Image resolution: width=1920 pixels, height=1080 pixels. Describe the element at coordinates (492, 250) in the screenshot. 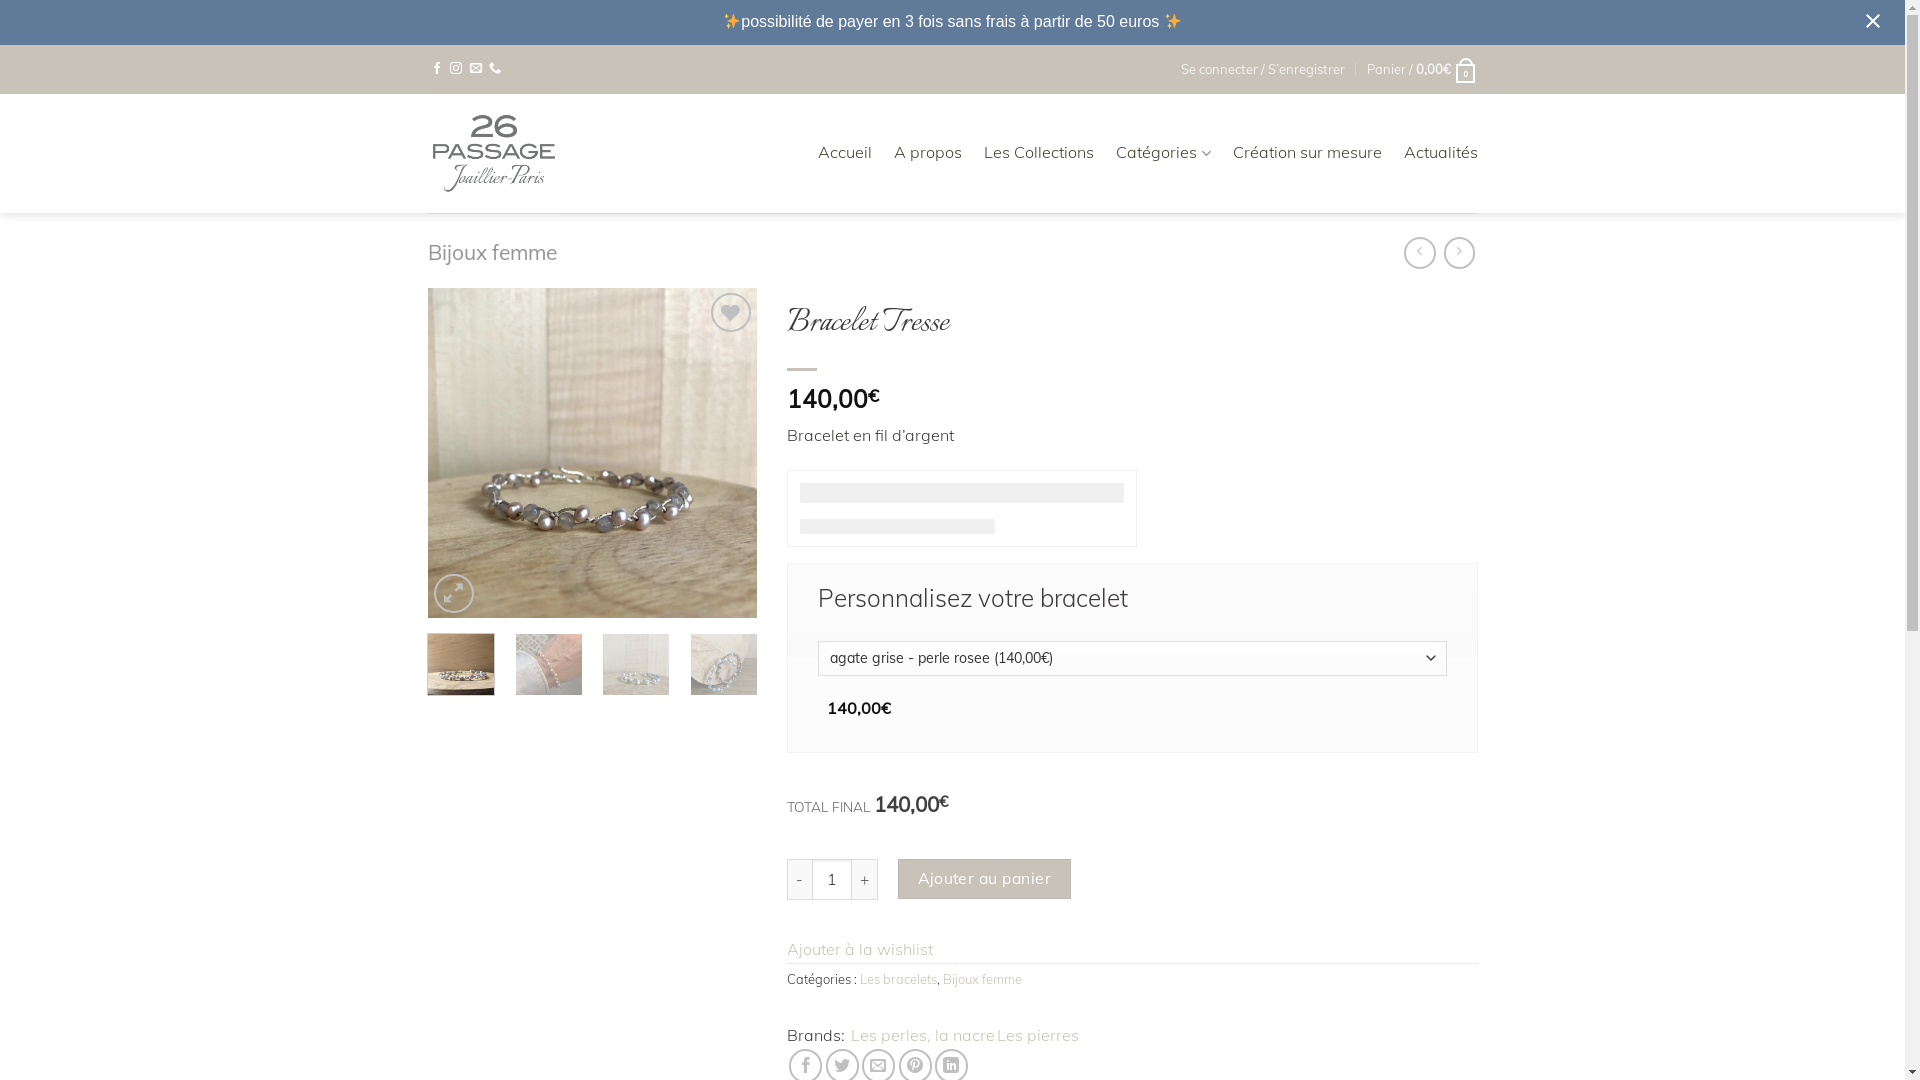

I see `'Bijoux femme'` at that location.